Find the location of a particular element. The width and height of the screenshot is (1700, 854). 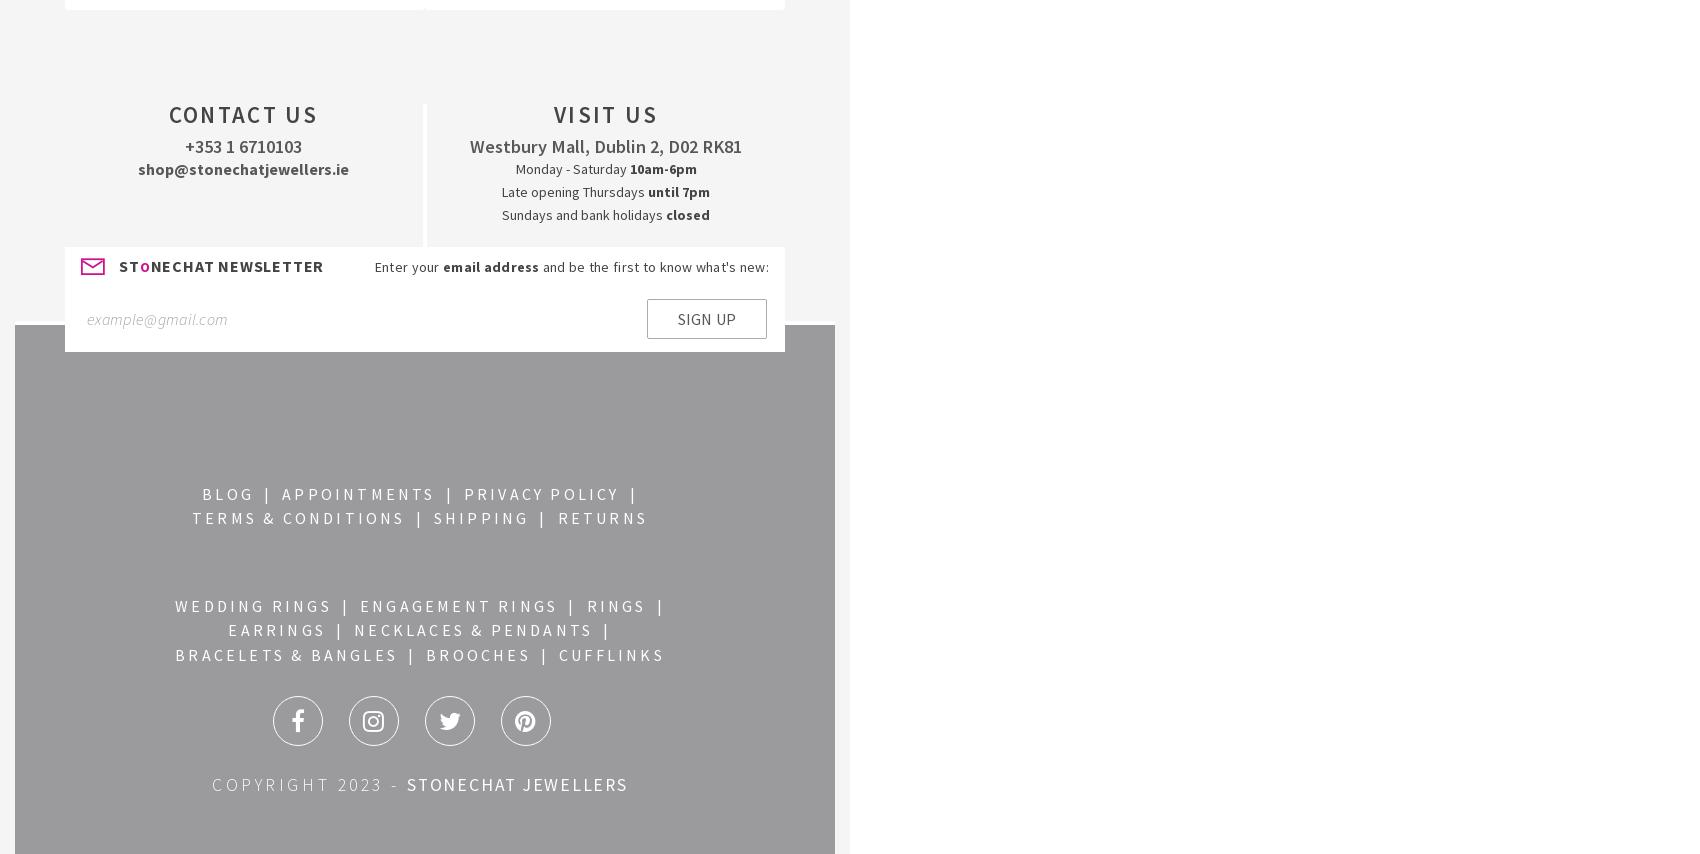

'until 7pm' is located at coordinates (648, 190).